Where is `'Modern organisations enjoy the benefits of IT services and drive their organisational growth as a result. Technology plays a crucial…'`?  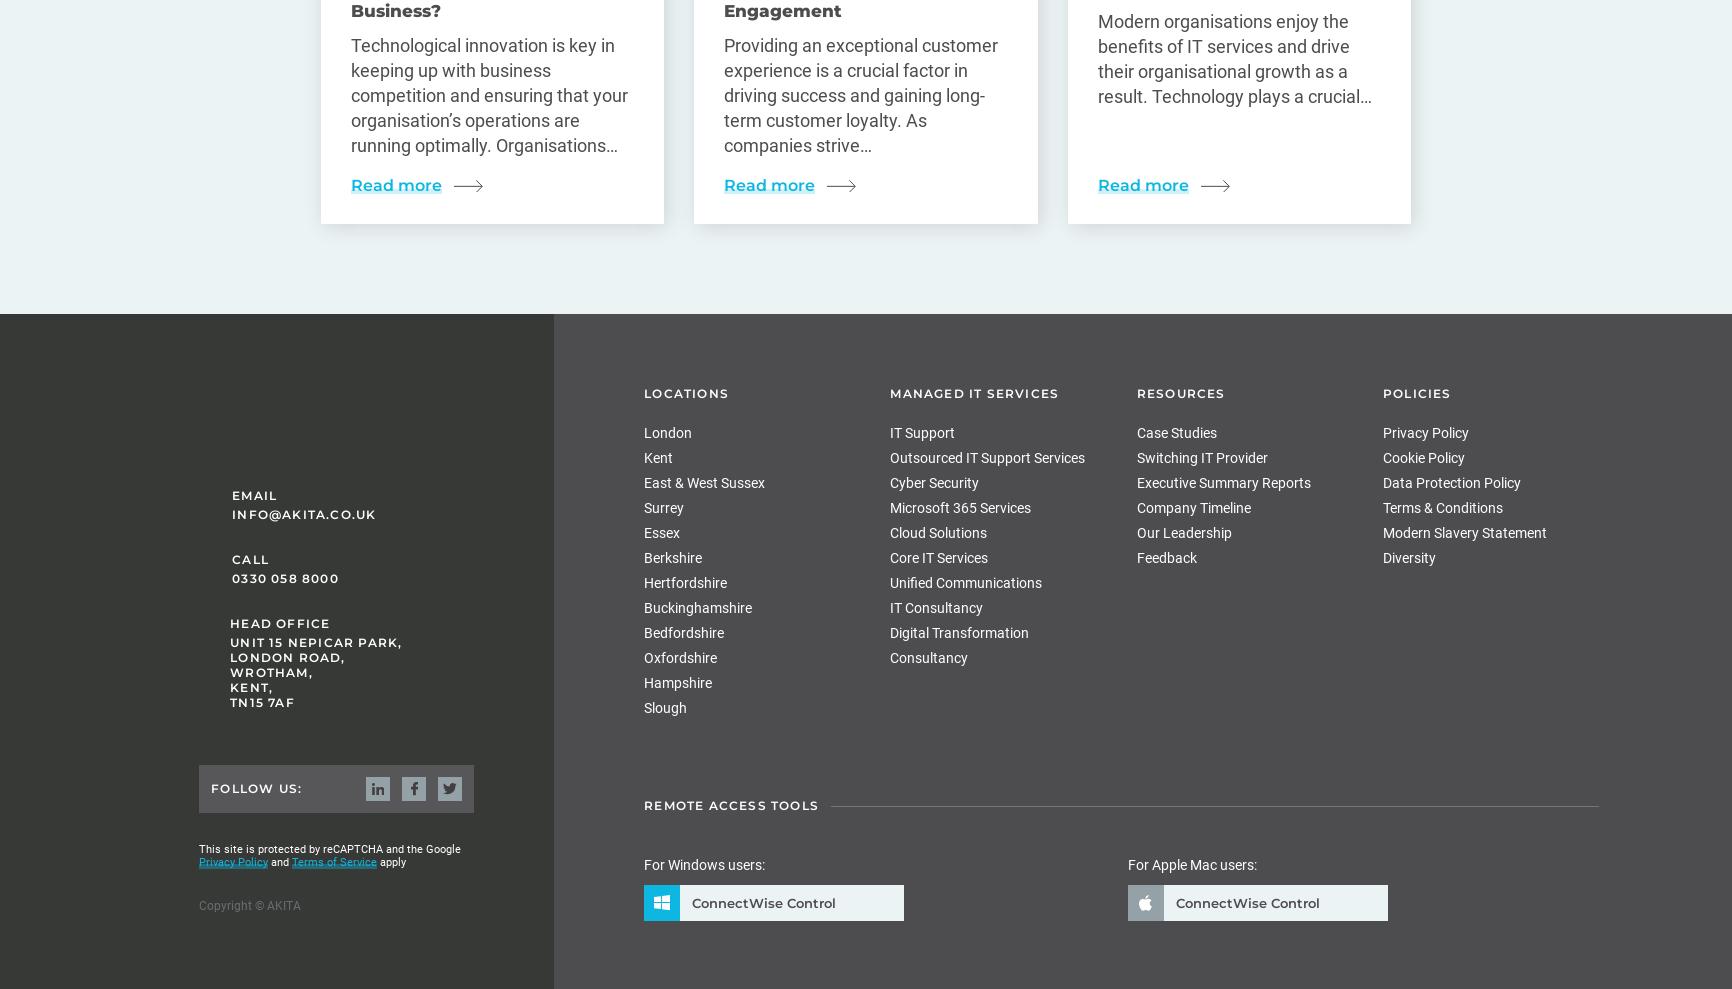
'Modern organisations enjoy the benefits of IT services and drive their organisational growth as a result. Technology plays a crucial…' is located at coordinates (1233, 59).